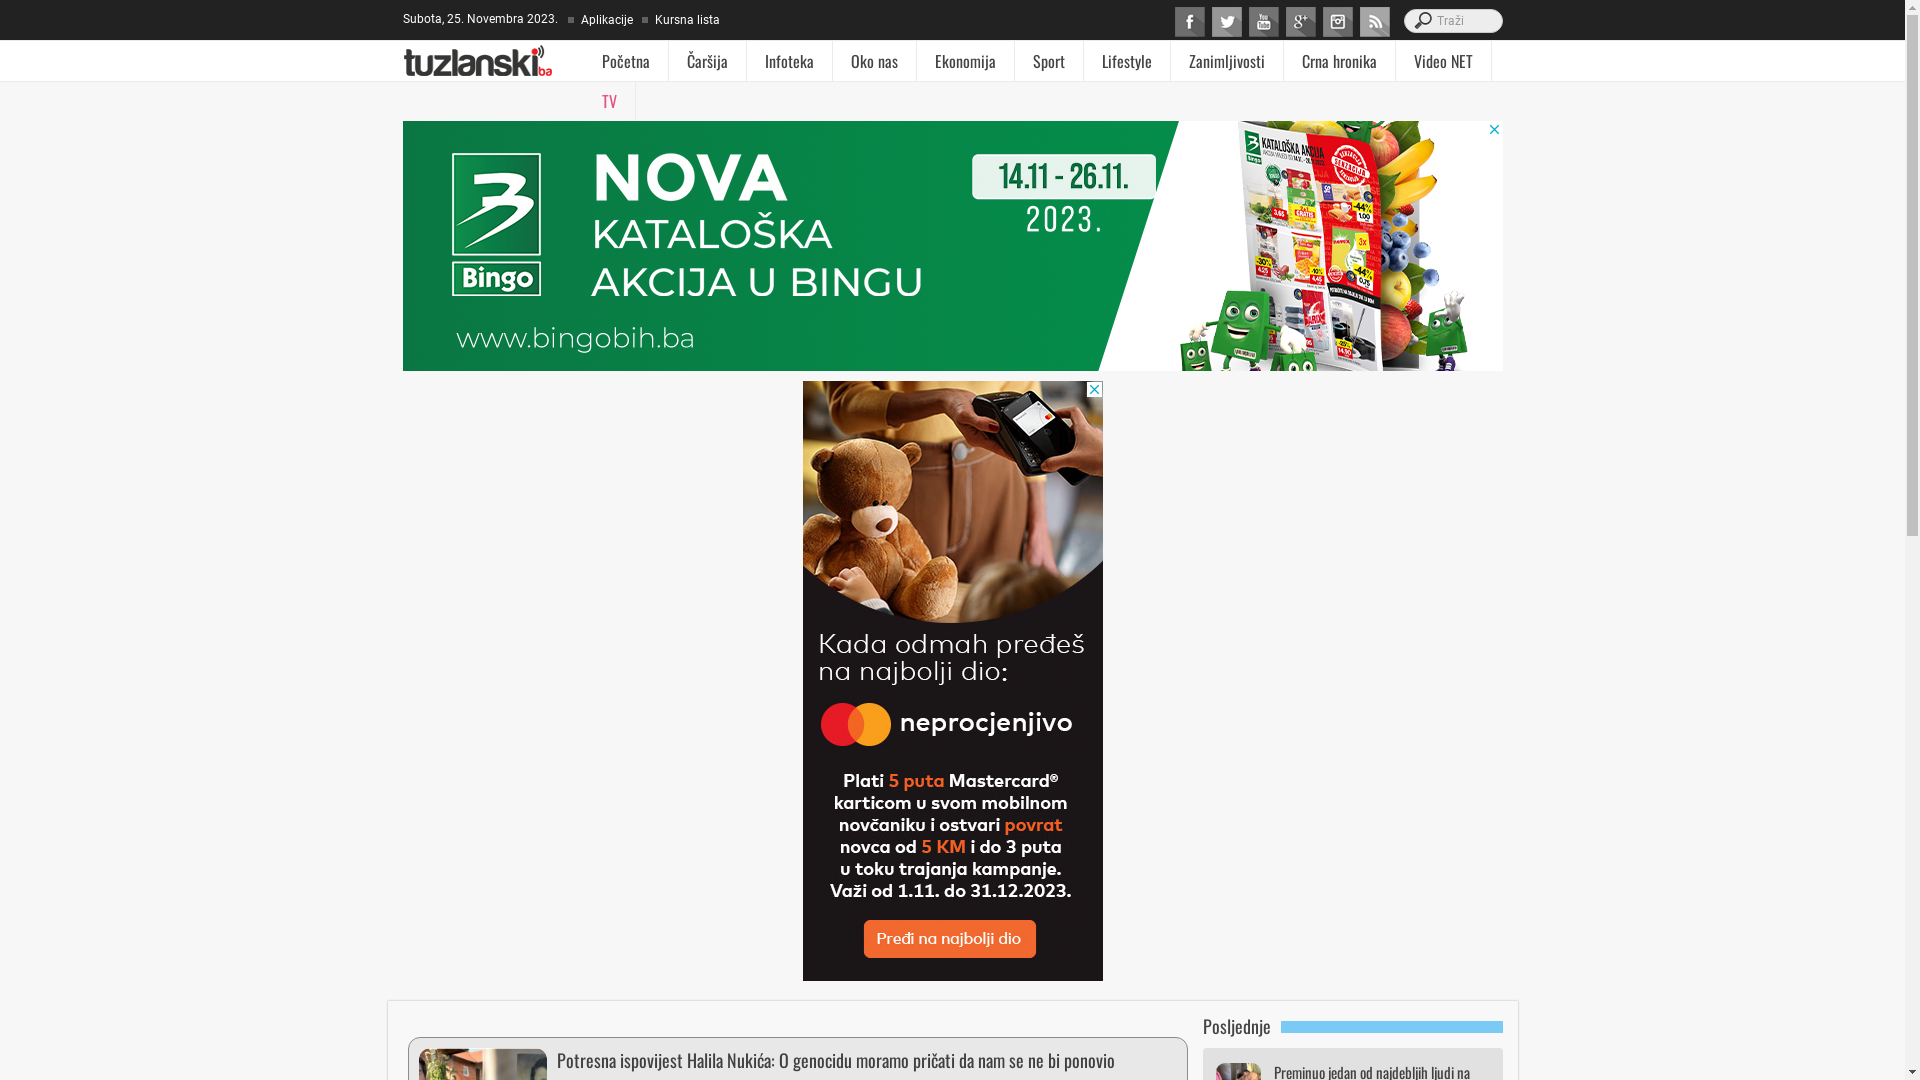 Image resolution: width=1920 pixels, height=1080 pixels. I want to click on 'Kursna lista', so click(685, 19).